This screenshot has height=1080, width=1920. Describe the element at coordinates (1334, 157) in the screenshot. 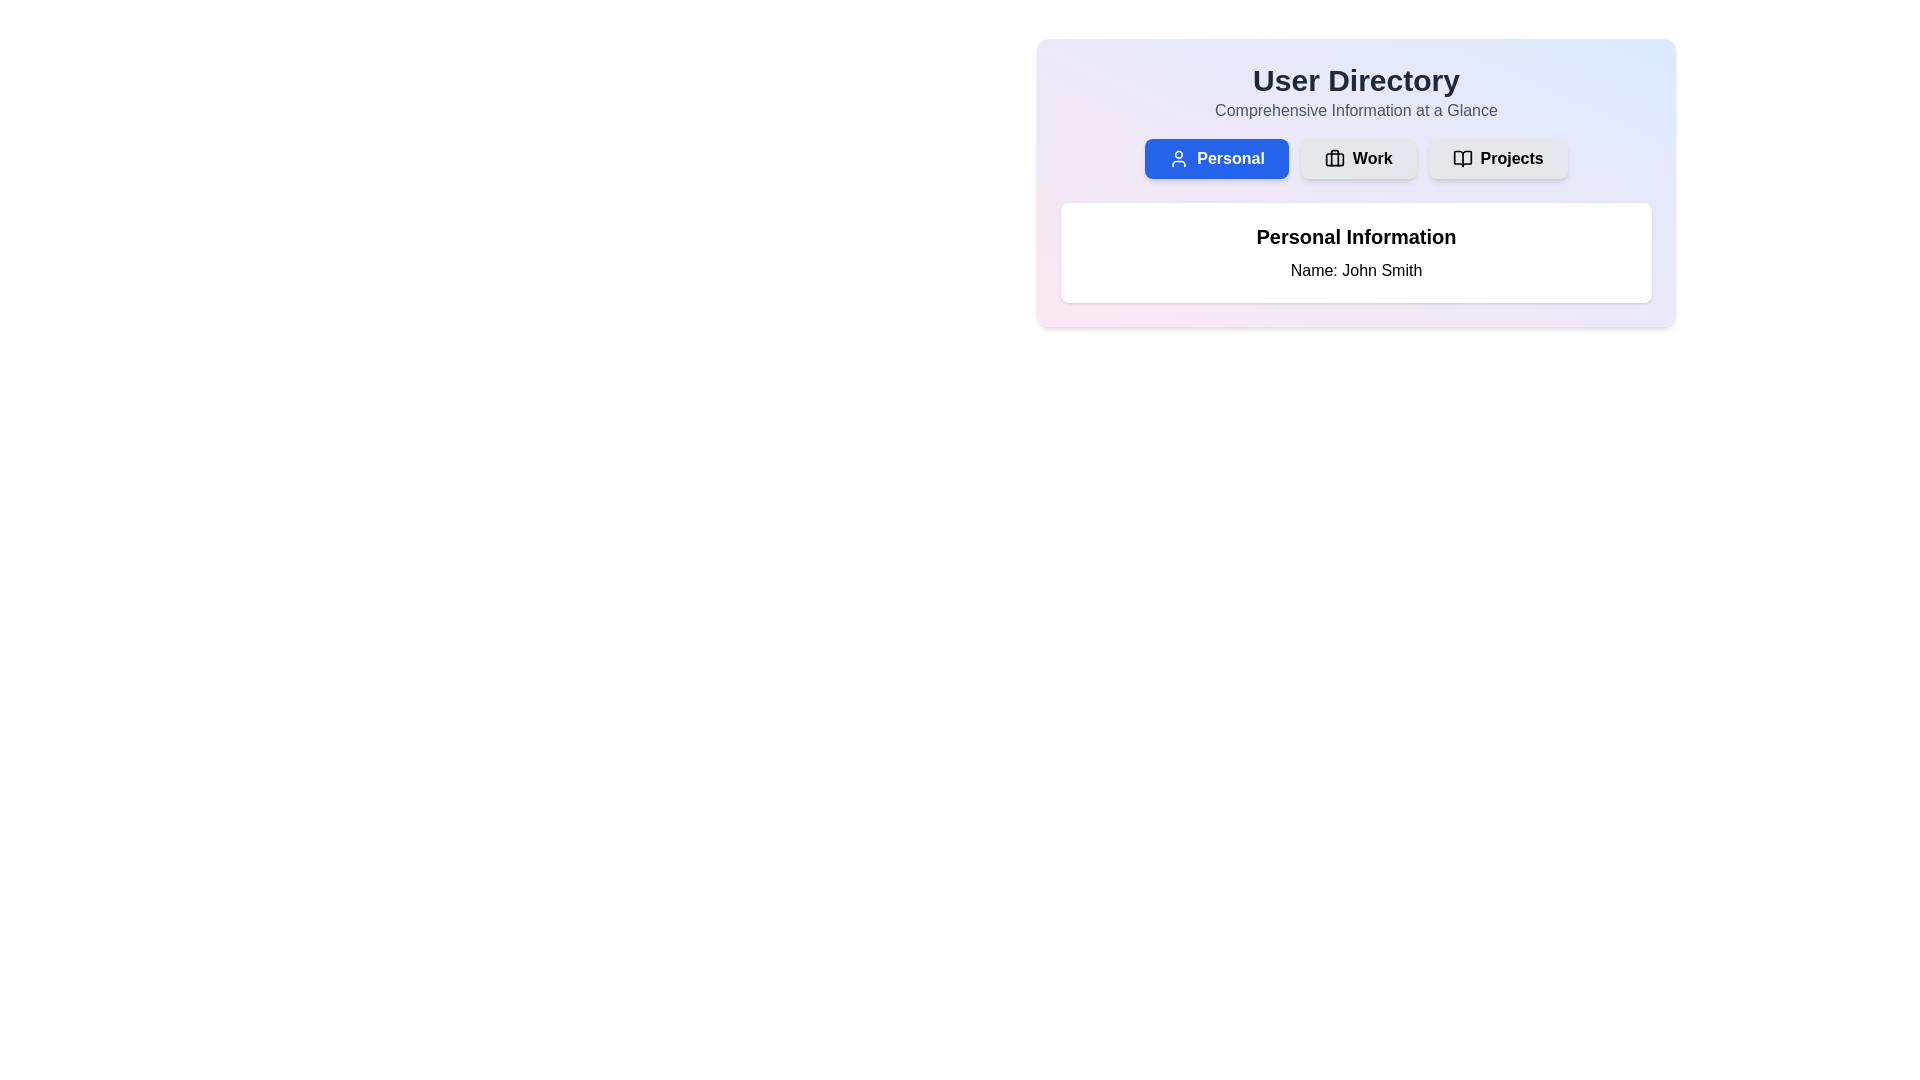

I see `the vertical line within the briefcase icon that is part of the 'Work' button` at that location.